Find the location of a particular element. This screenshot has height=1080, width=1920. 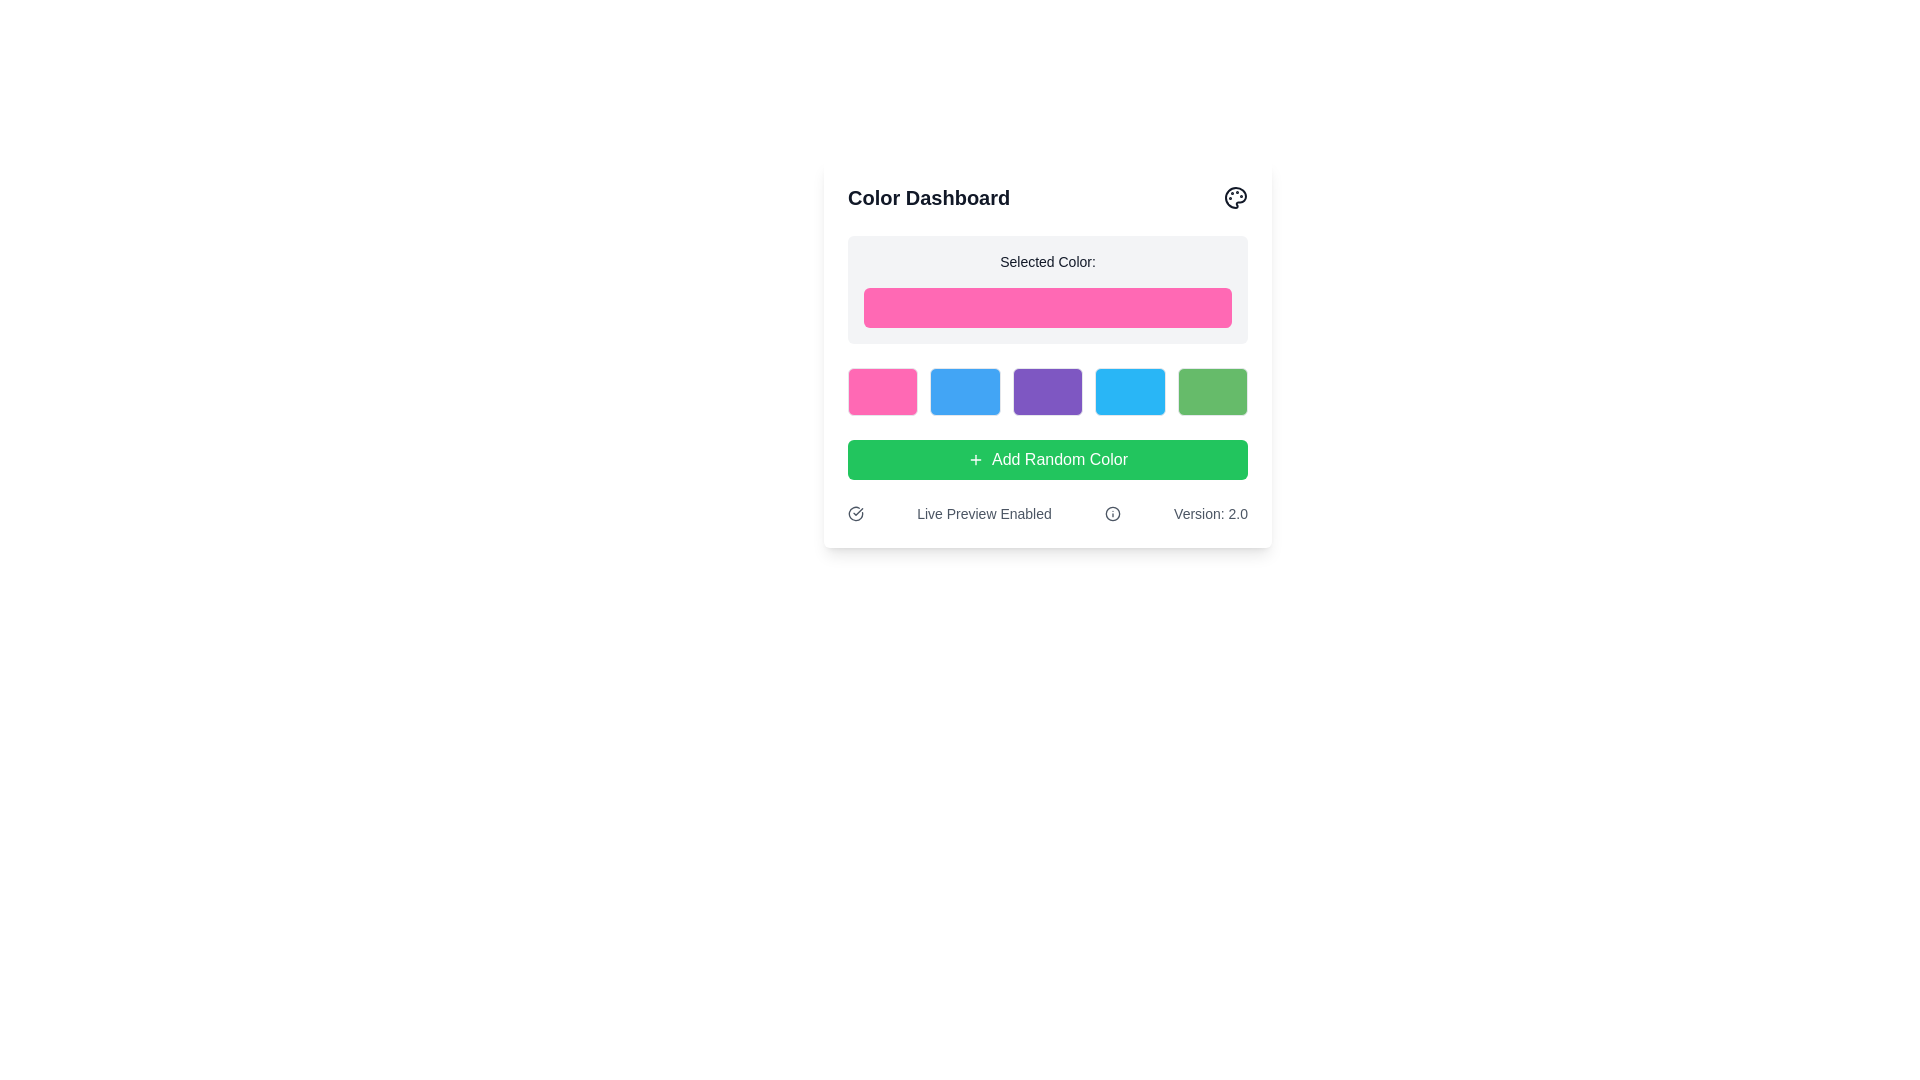

the success indication icon associated with 'Live Preview Enabled', located to the left of the 'Add Random Color' button is located at coordinates (855, 512).